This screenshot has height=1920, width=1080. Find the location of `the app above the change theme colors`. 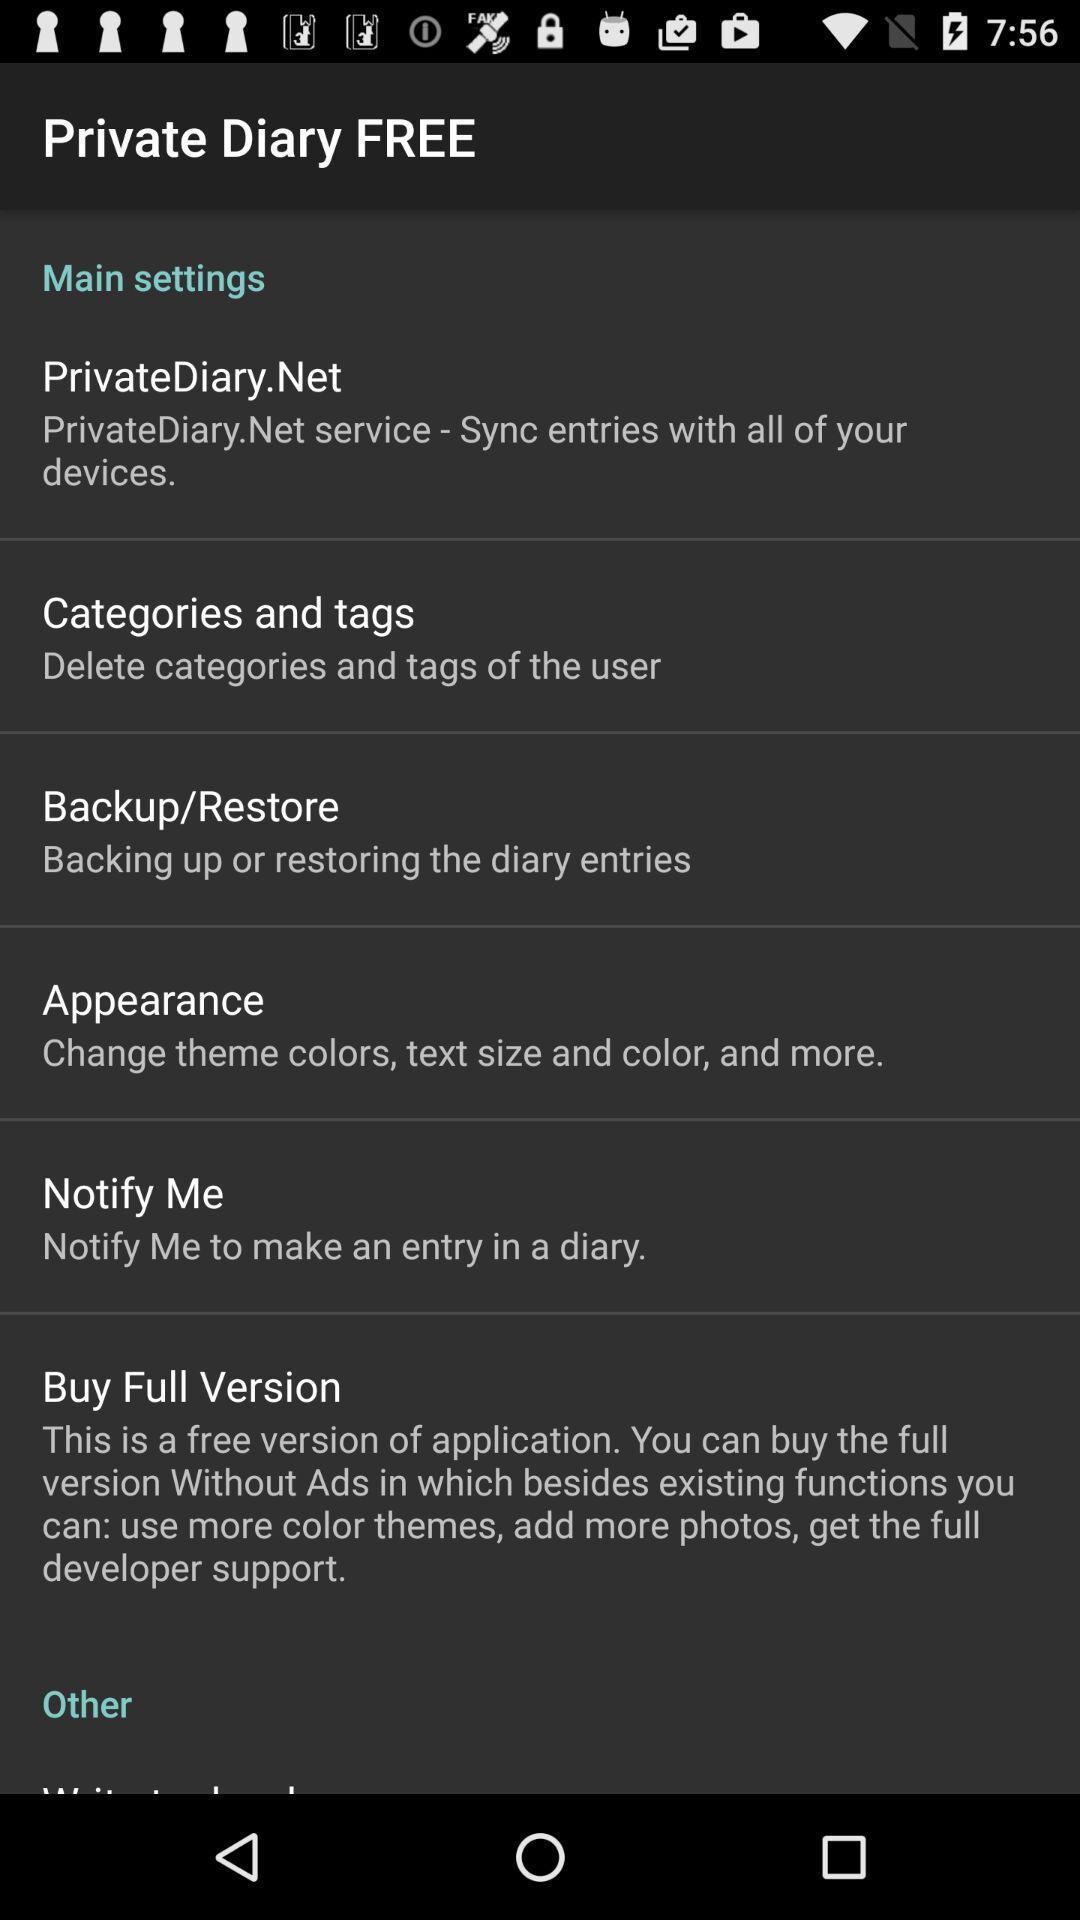

the app above the change theme colors is located at coordinates (152, 998).